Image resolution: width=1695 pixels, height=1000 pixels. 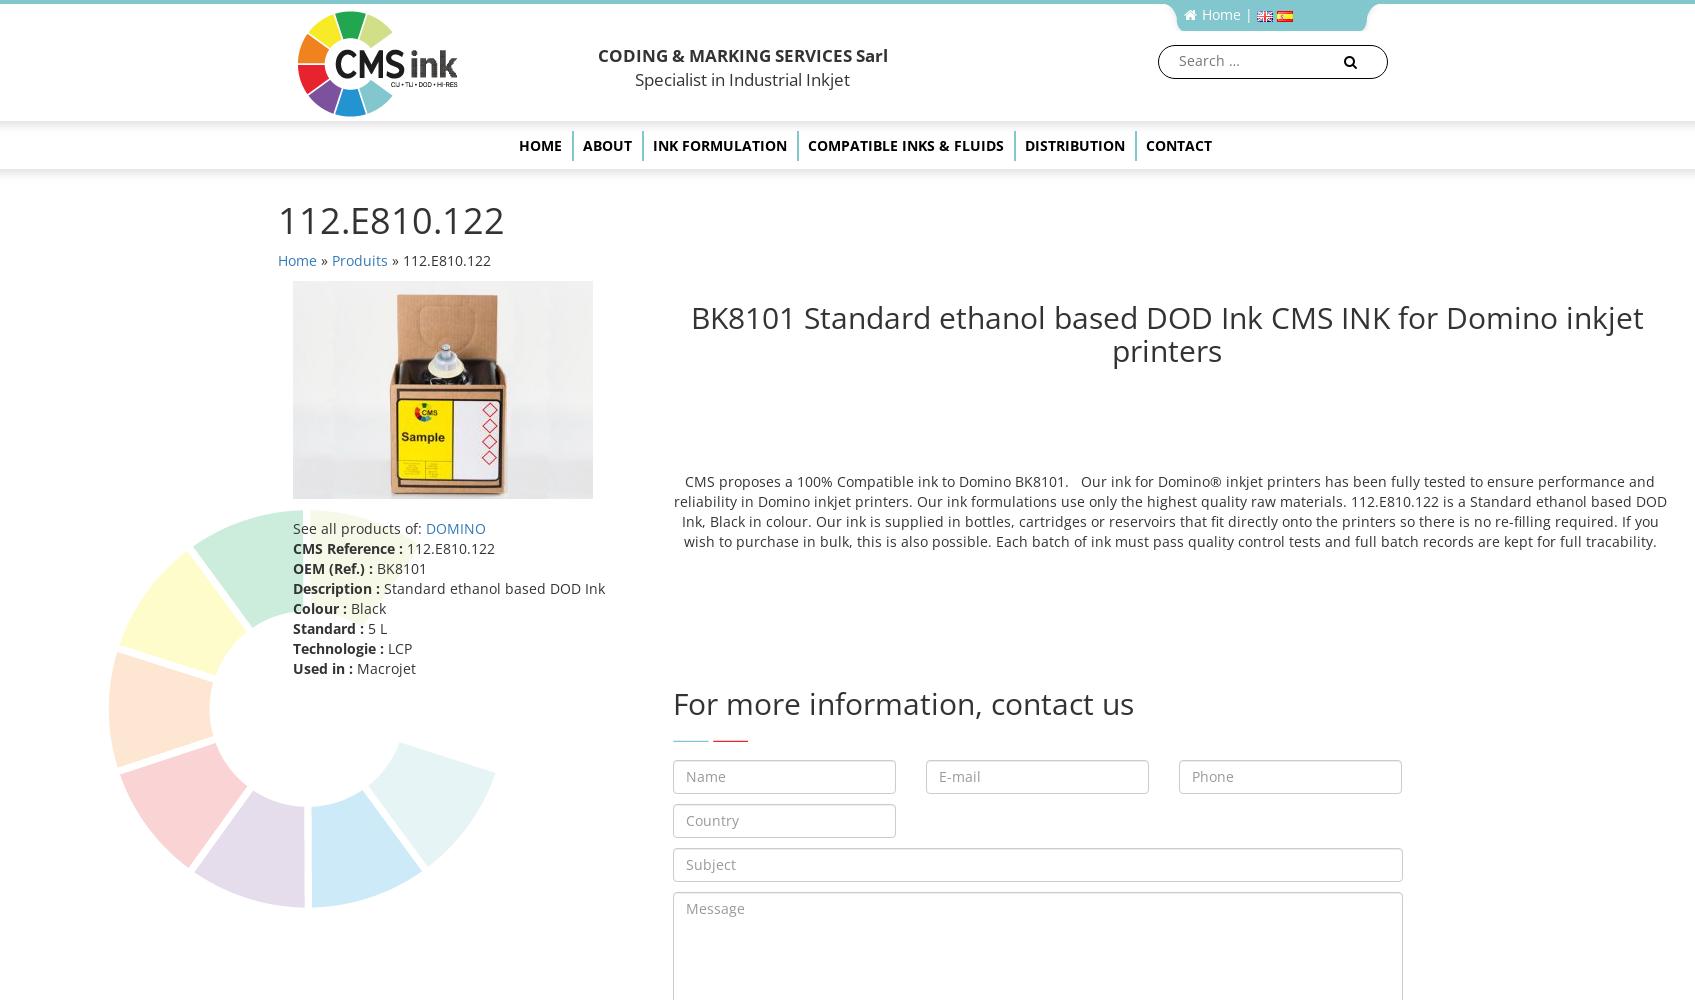 What do you see at coordinates (1165, 332) in the screenshot?
I see `'BK8101 Standard ethanol based DOD Ink CMS INK for Domino inkjet printers'` at bounding box center [1165, 332].